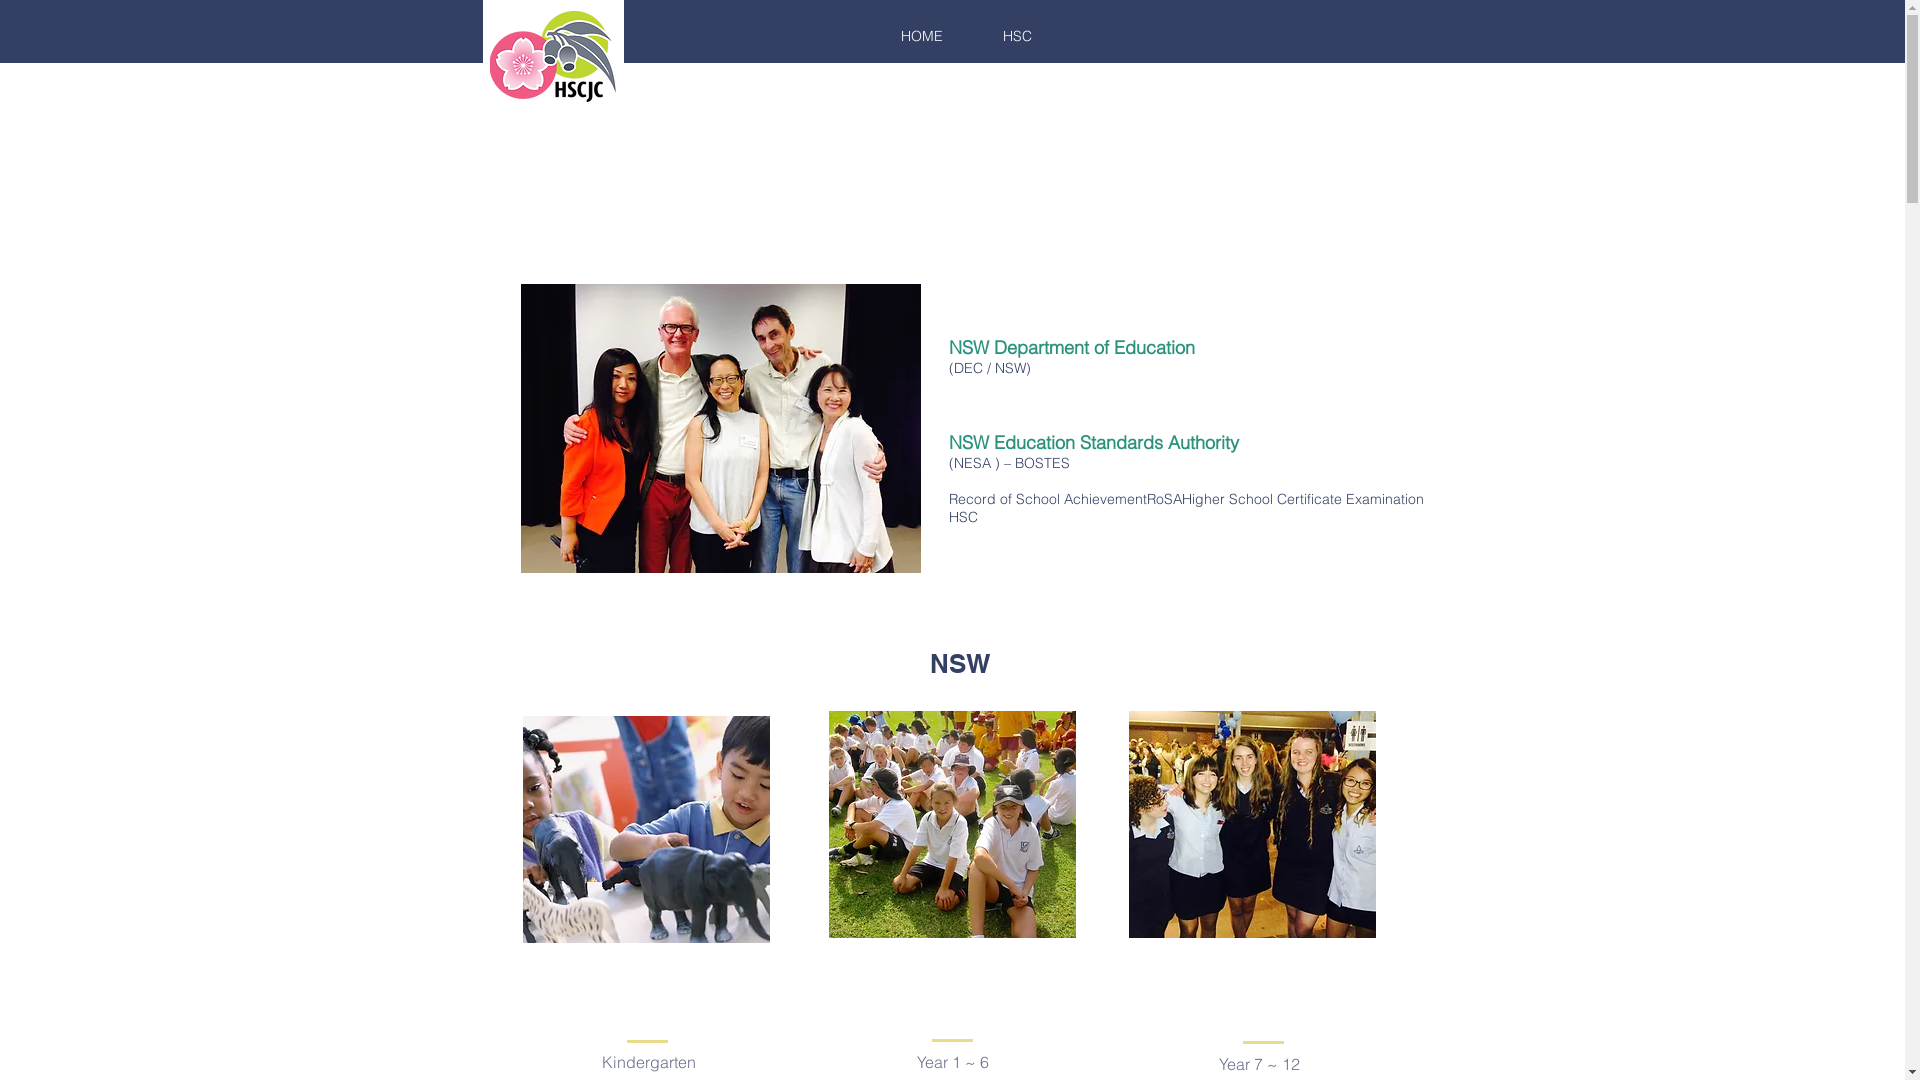 This screenshot has height=1080, width=1920. I want to click on 'HOME', so click(885, 35).